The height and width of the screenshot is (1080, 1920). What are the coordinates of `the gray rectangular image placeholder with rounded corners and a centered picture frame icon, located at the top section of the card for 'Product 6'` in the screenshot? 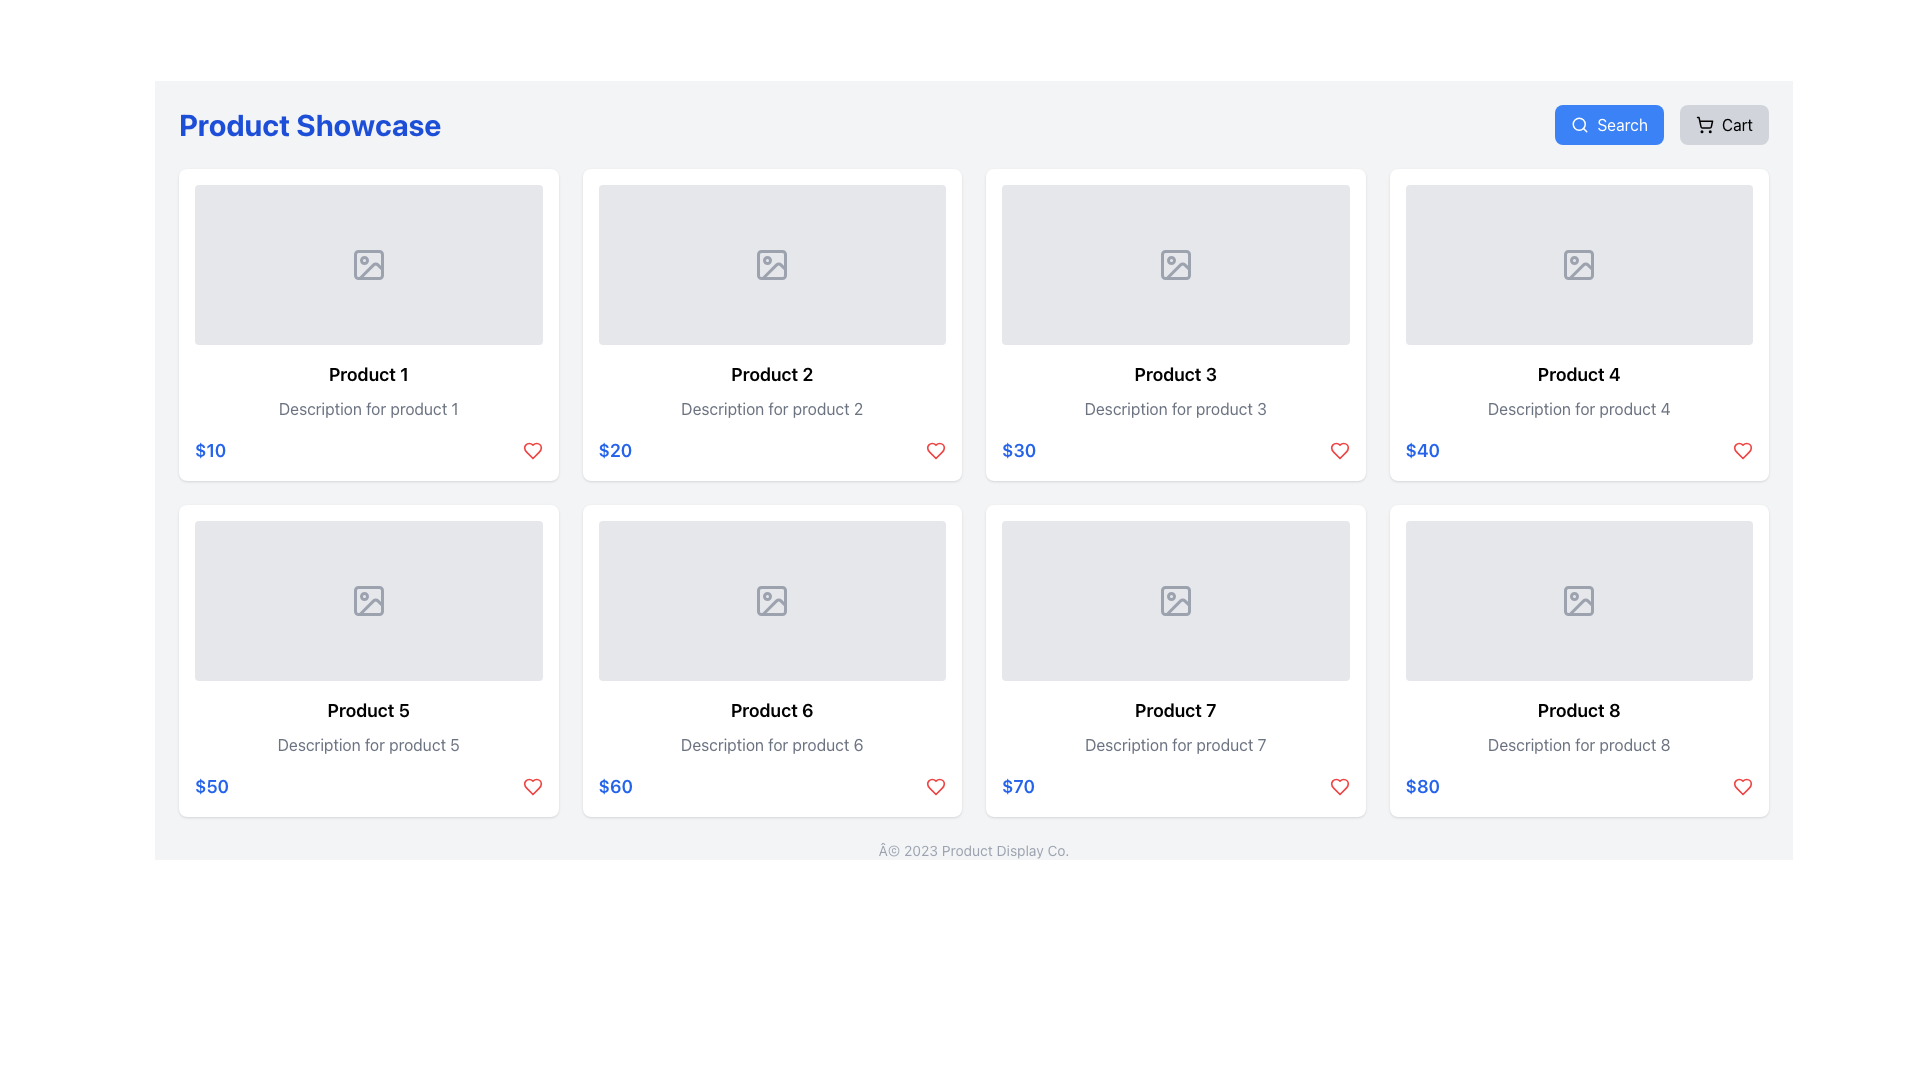 It's located at (771, 600).